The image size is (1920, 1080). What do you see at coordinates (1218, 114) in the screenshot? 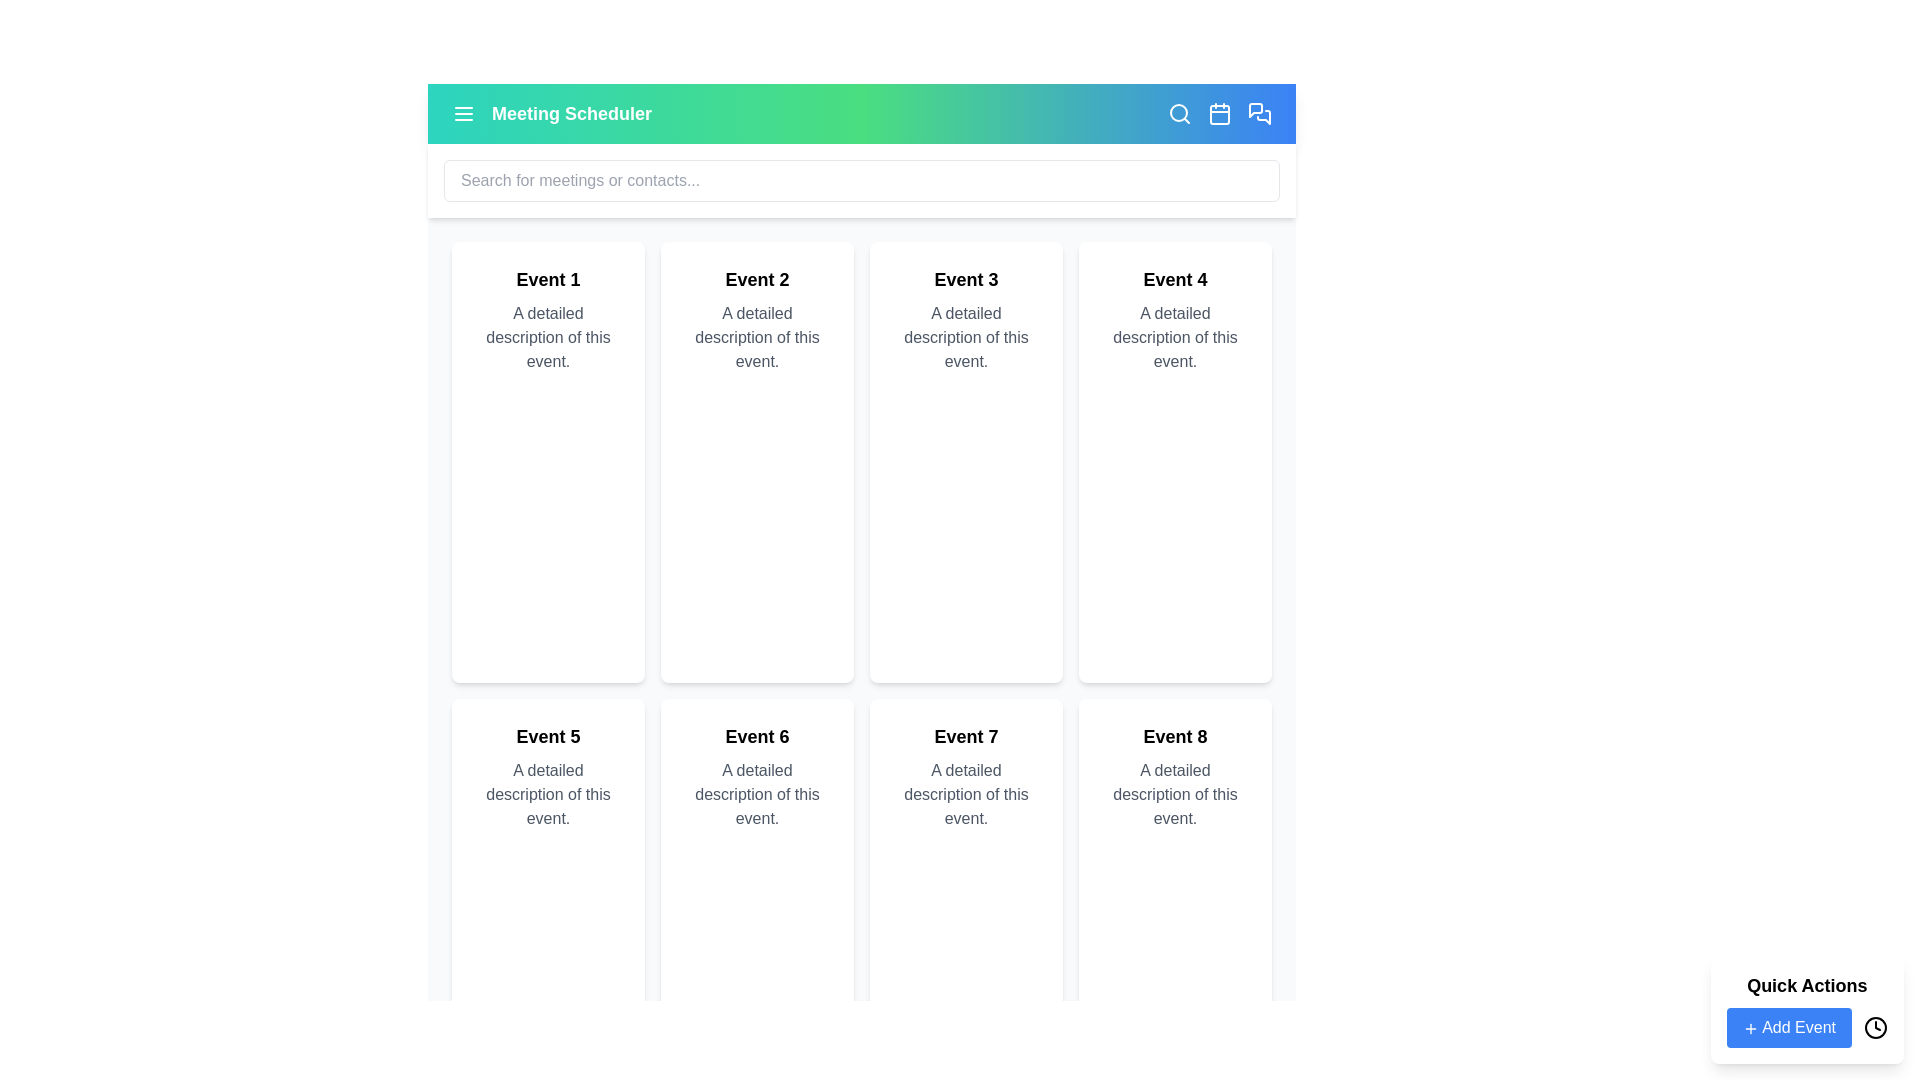
I see `the calendar icon, which is the second icon from the left in a group of three icons located in the blue-colored top navbar` at bounding box center [1218, 114].